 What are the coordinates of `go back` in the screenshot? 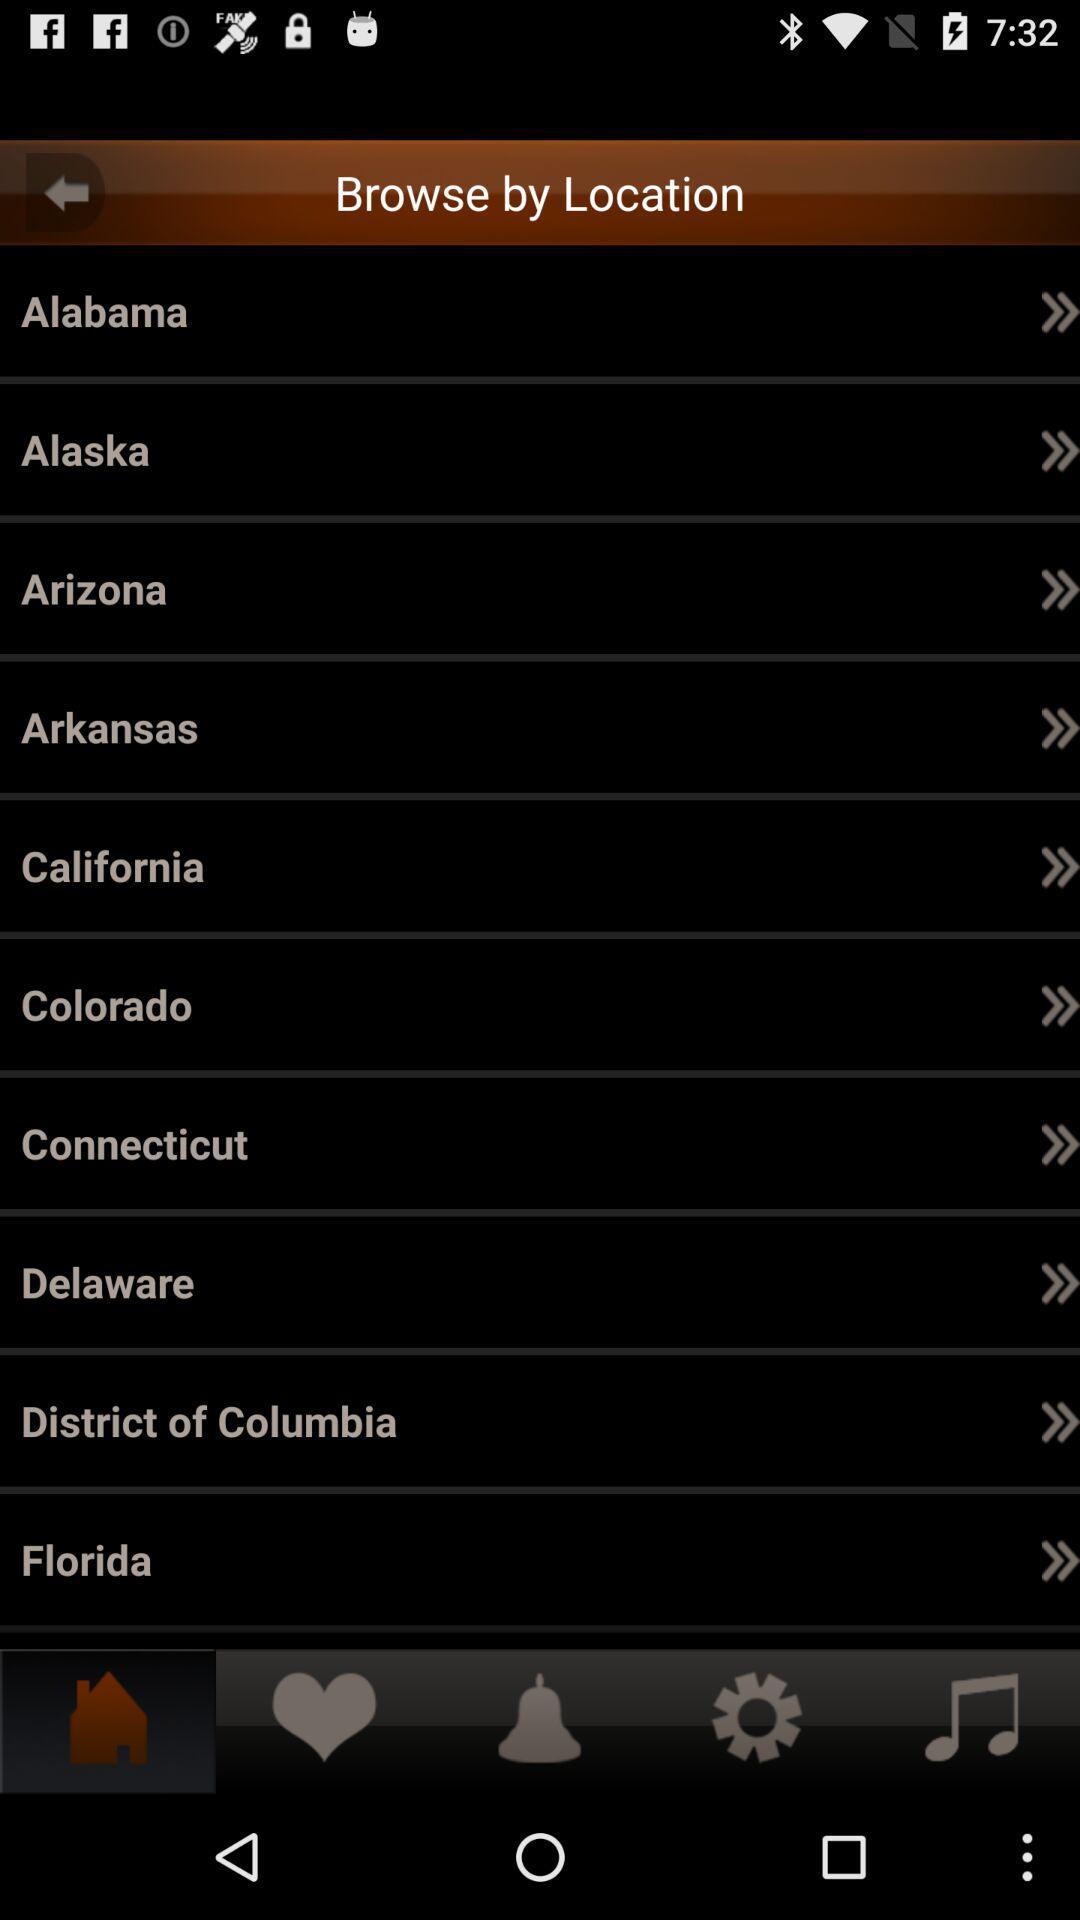 It's located at (64, 192).